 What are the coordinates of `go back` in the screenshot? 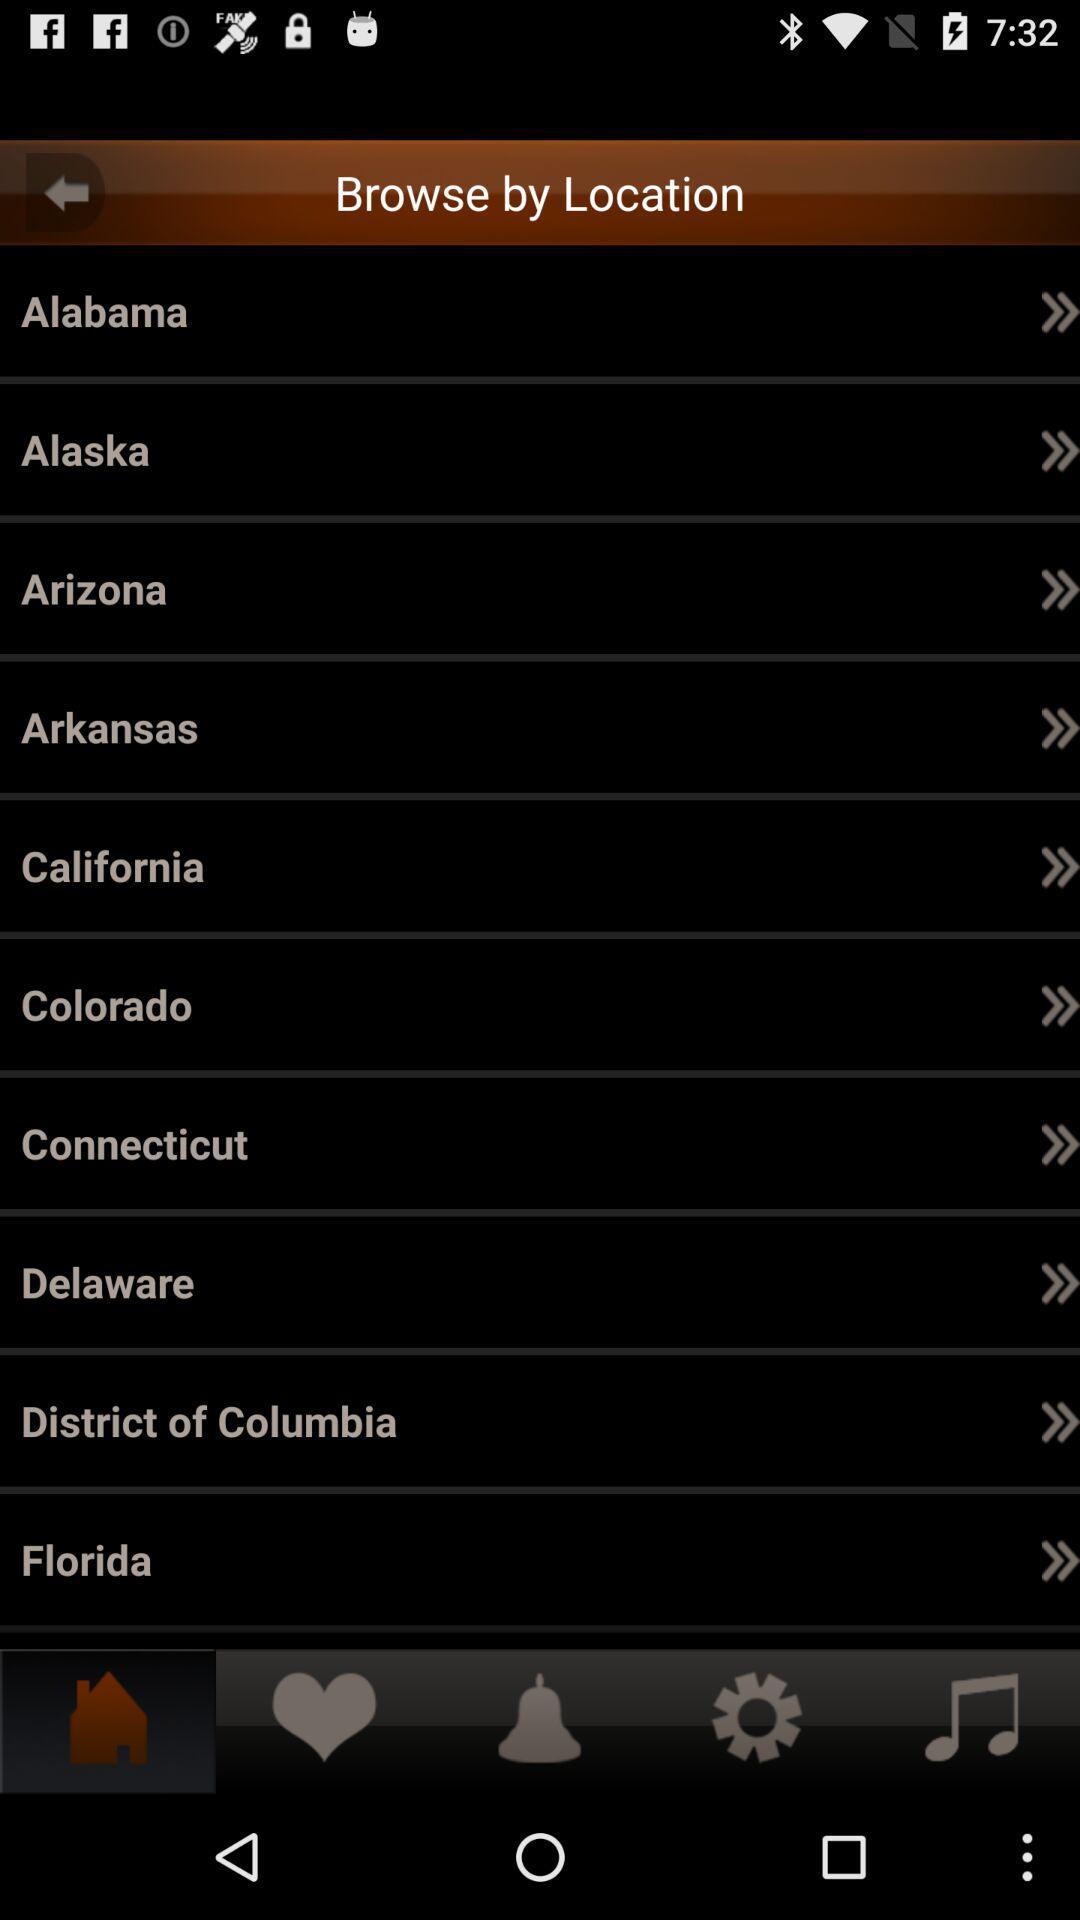 It's located at (64, 192).